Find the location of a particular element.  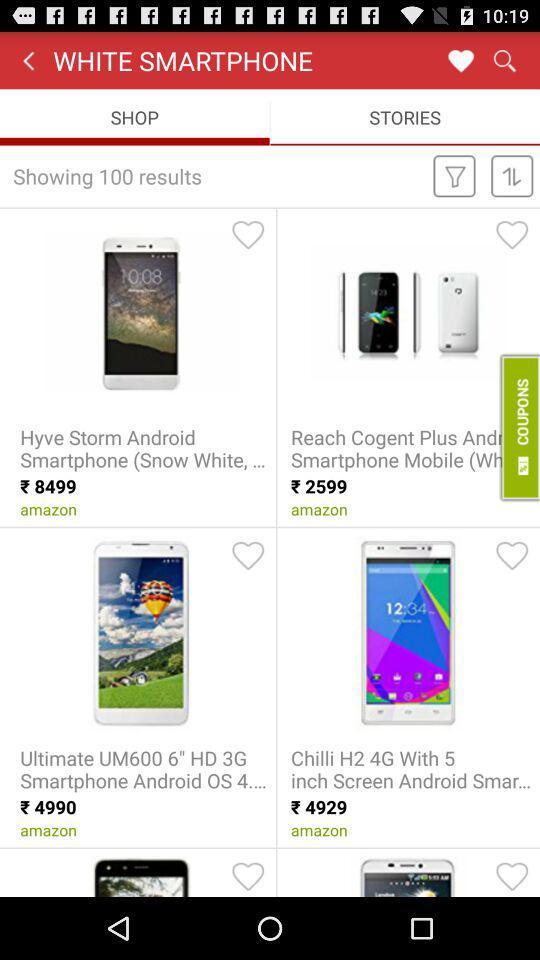

this page is located at coordinates (460, 59).